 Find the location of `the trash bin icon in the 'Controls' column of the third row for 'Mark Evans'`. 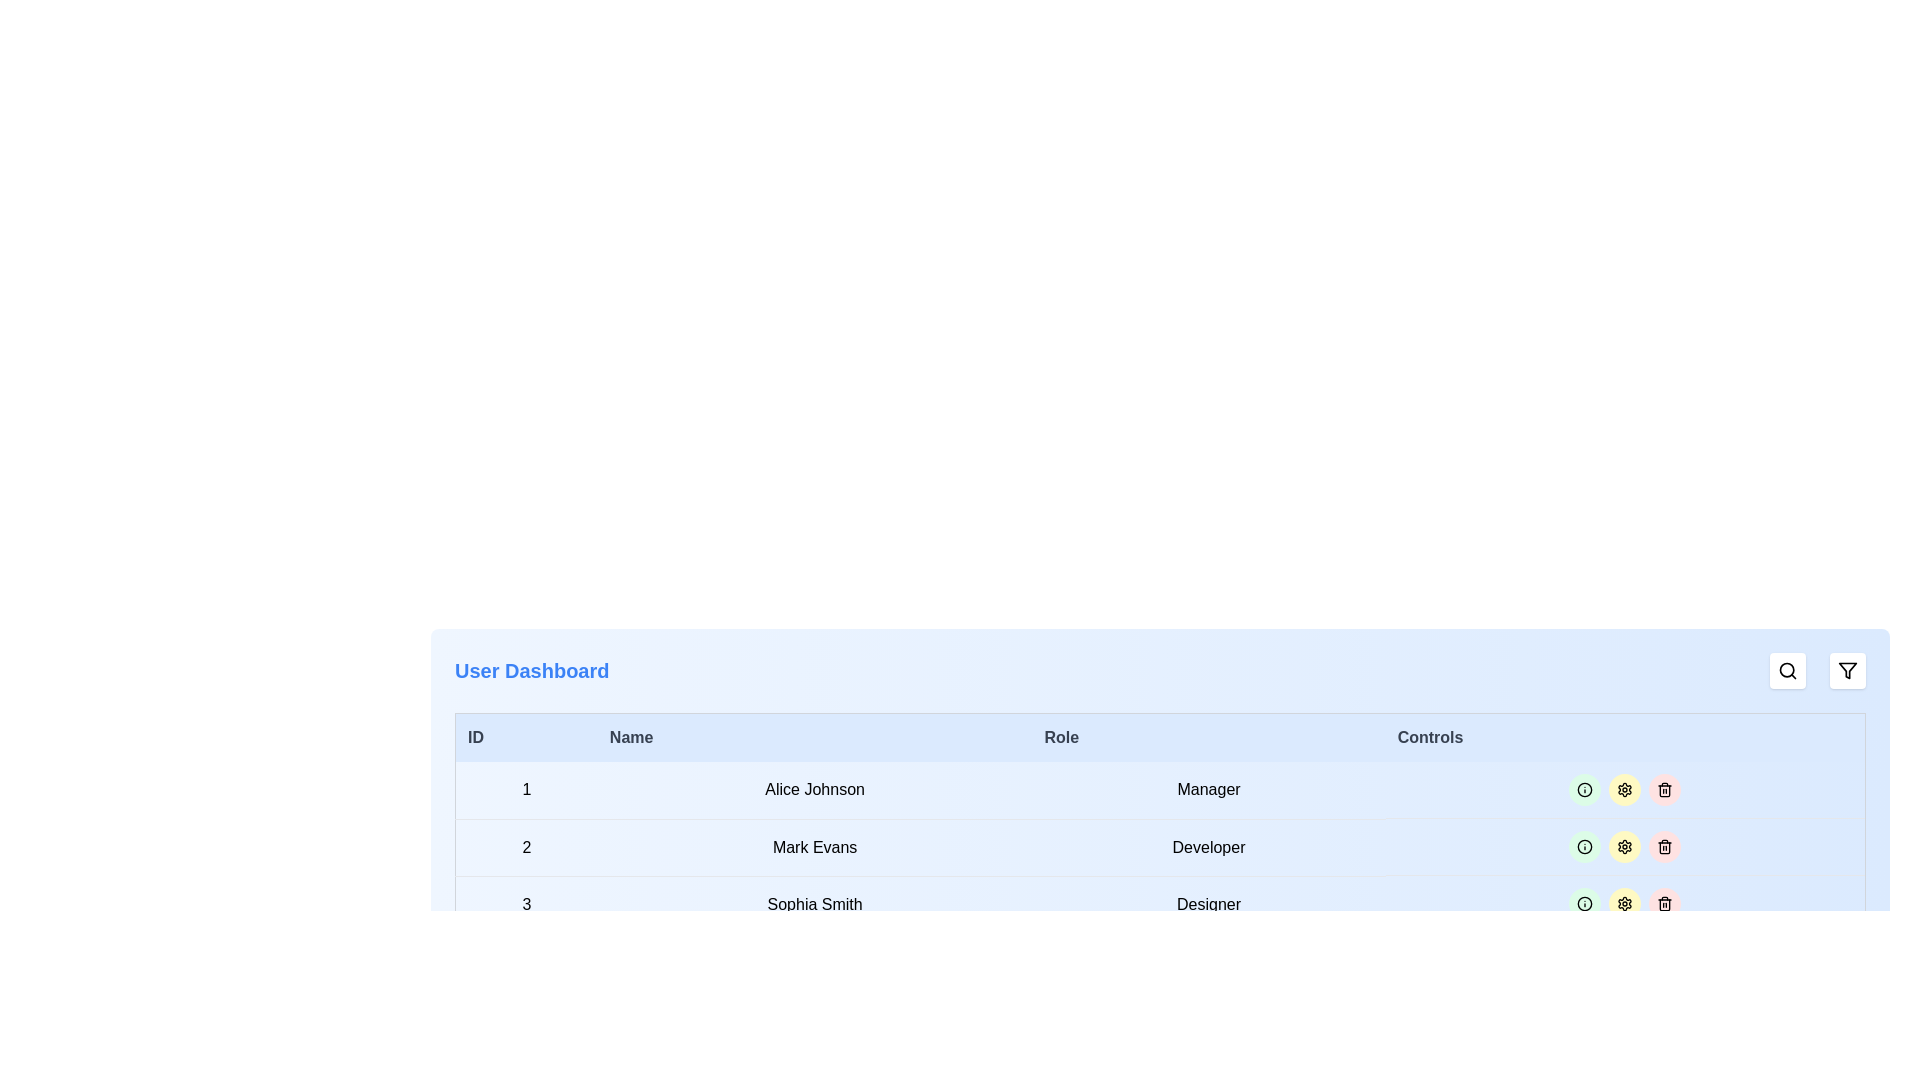

the trash bin icon in the 'Controls' column of the third row for 'Mark Evans' is located at coordinates (1665, 847).